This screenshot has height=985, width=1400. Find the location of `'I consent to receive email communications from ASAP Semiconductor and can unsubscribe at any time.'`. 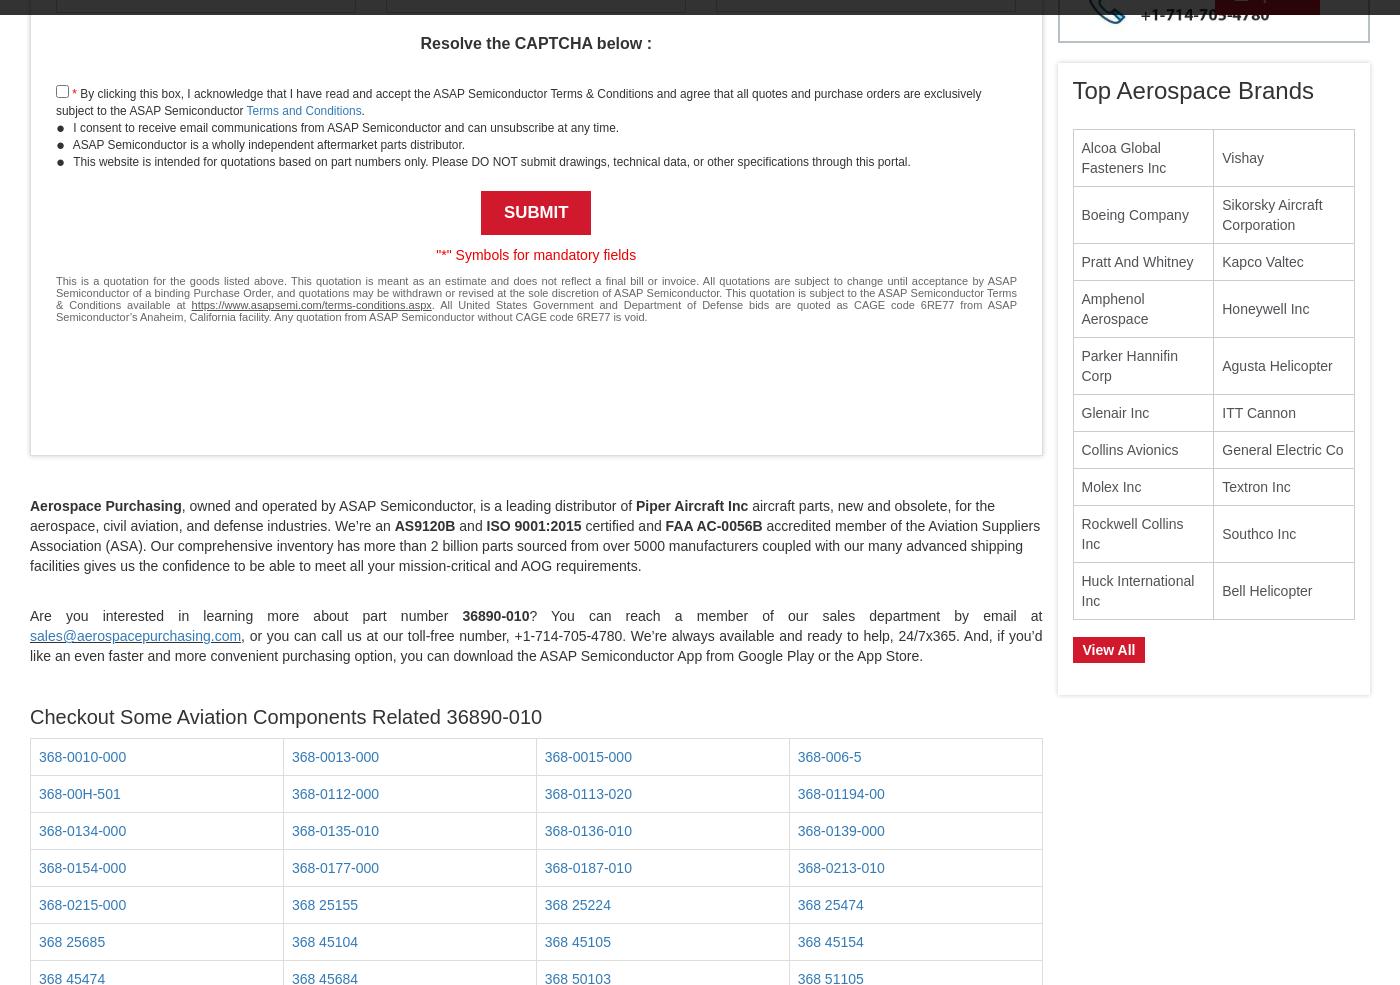

'I consent to receive email communications from ASAP Semiconductor and can unsubscribe at any time.' is located at coordinates (70, 127).